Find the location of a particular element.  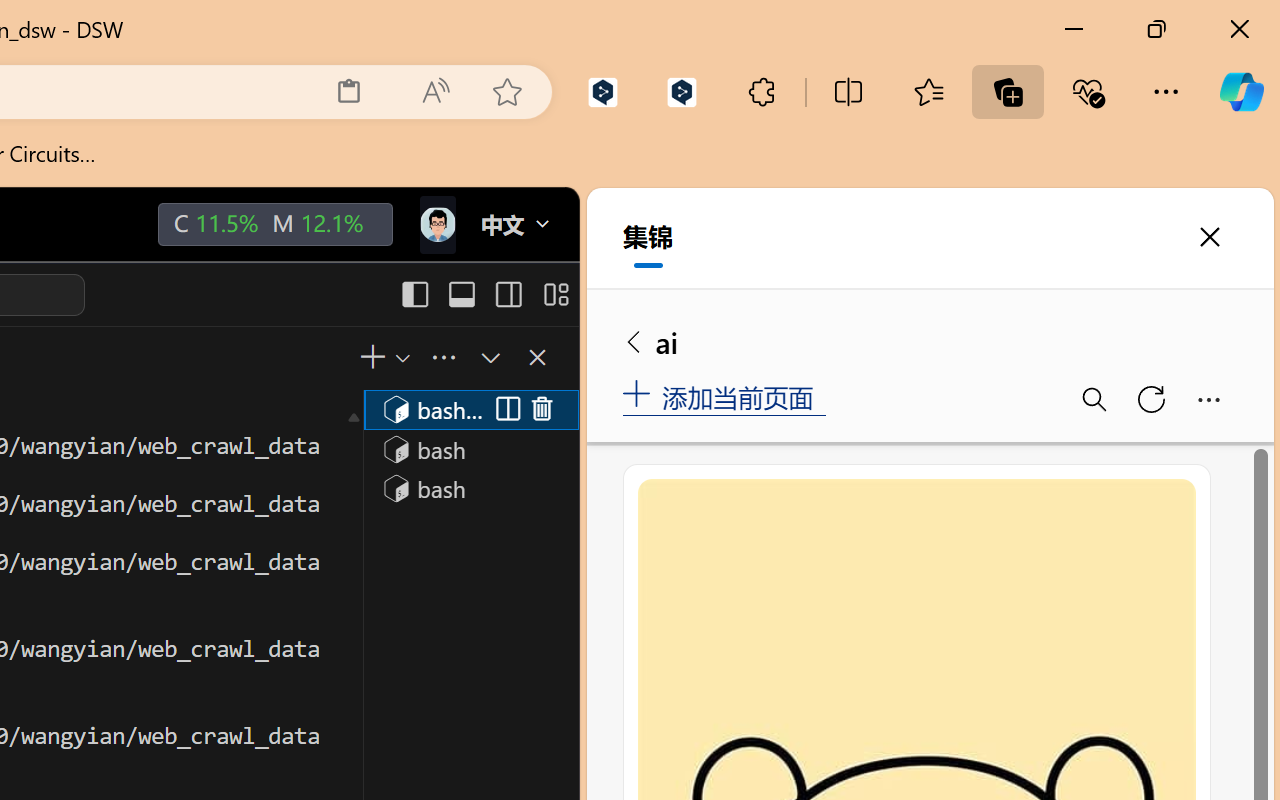

'Class: next-menu next-hoz widgets--iconMenu--BFkiHRM' is located at coordinates (435, 225).